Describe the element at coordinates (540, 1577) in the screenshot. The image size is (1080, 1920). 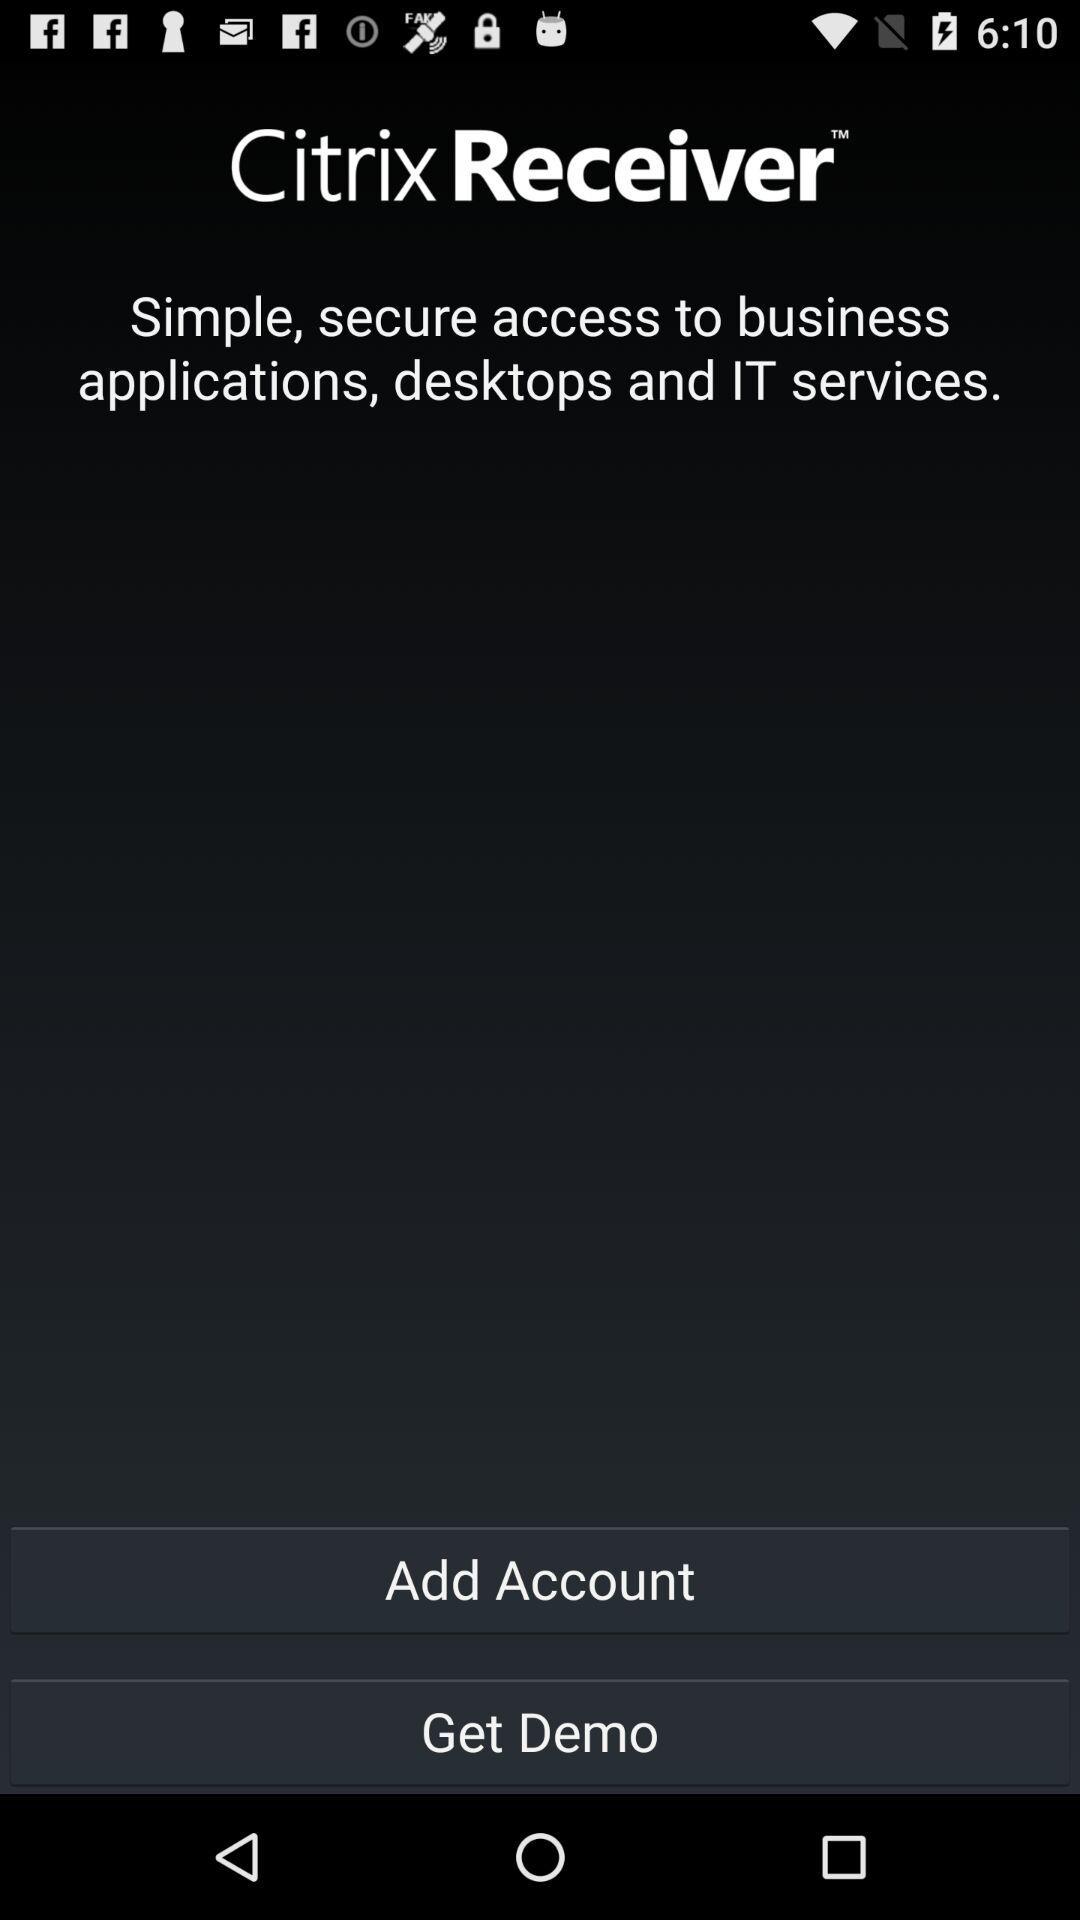
I see `icon below simple secure access app` at that location.